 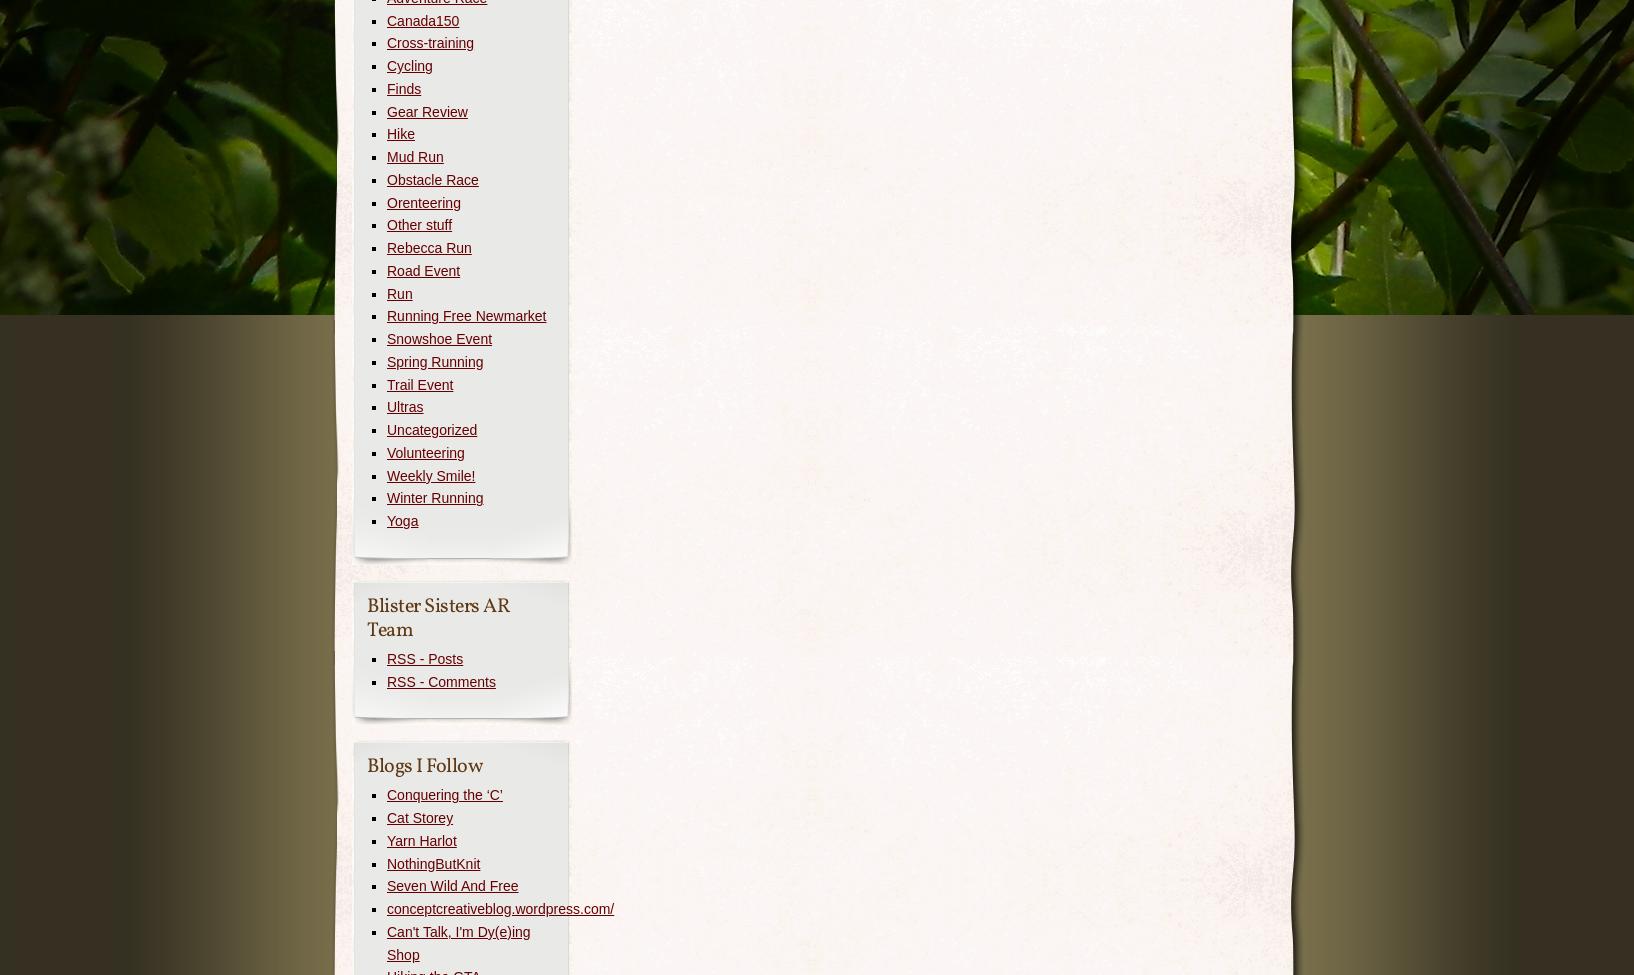 What do you see at coordinates (428, 248) in the screenshot?
I see `'Rebecca Run'` at bounding box center [428, 248].